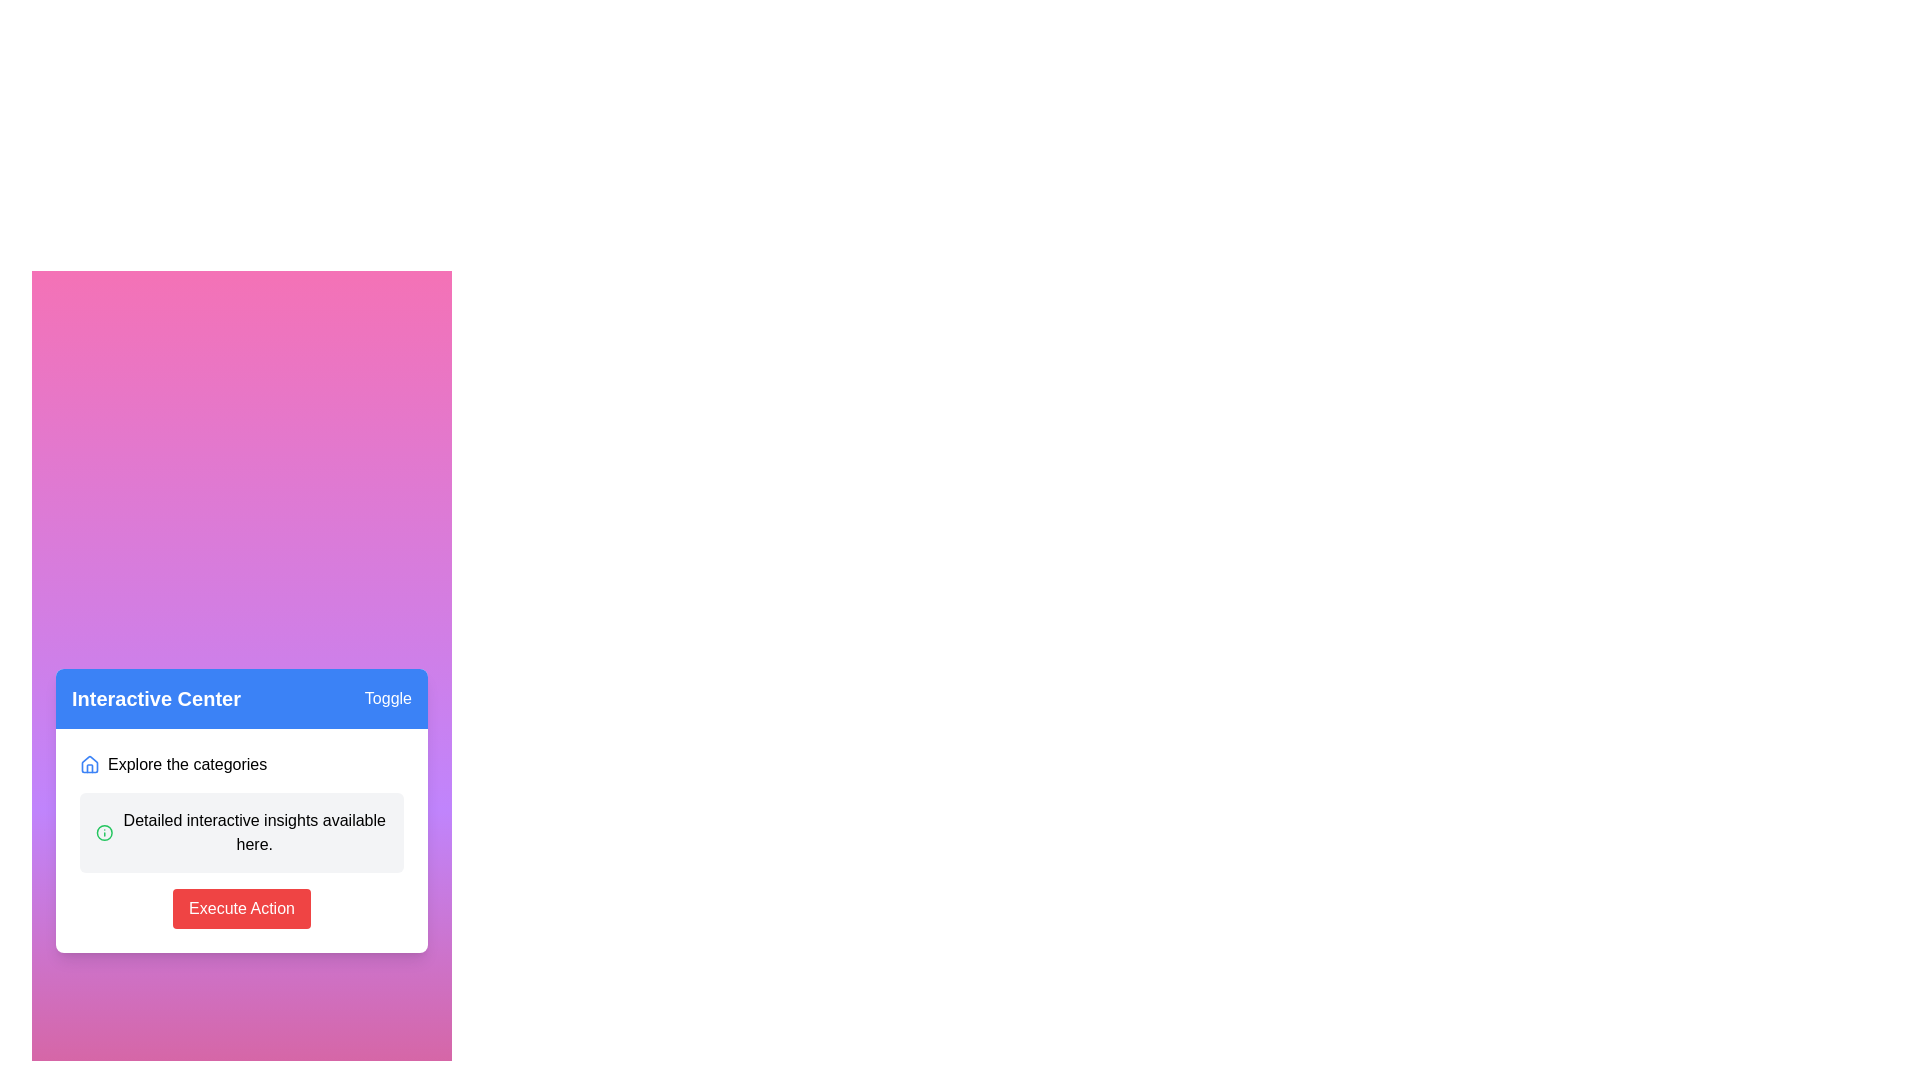  Describe the element at coordinates (103, 833) in the screenshot. I see `the green-bordered circular SVG shape that represents the 'info' icon located to the left of the text 'Detailed interactive insights available here' in the 'Interactive Center' module` at that location.